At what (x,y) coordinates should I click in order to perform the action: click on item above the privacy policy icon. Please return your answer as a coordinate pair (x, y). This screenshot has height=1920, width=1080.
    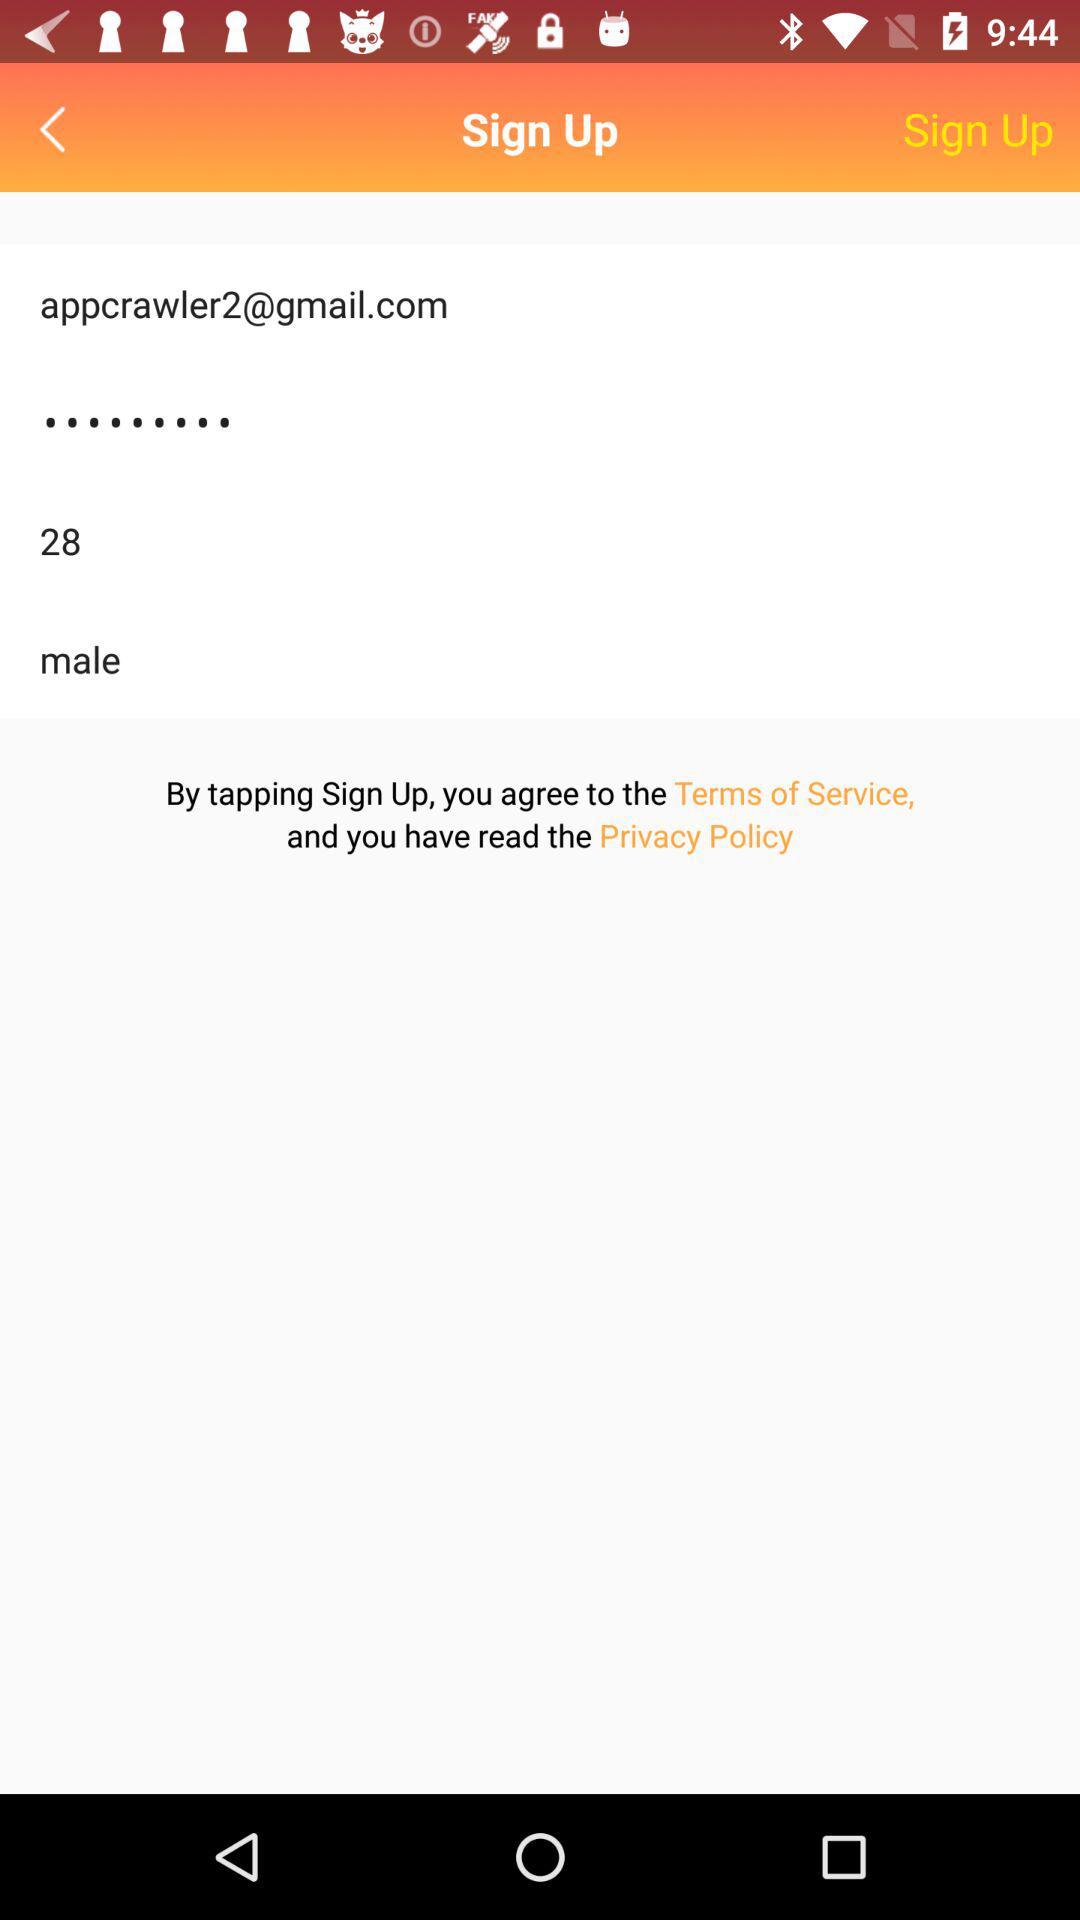
    Looking at the image, I should click on (793, 791).